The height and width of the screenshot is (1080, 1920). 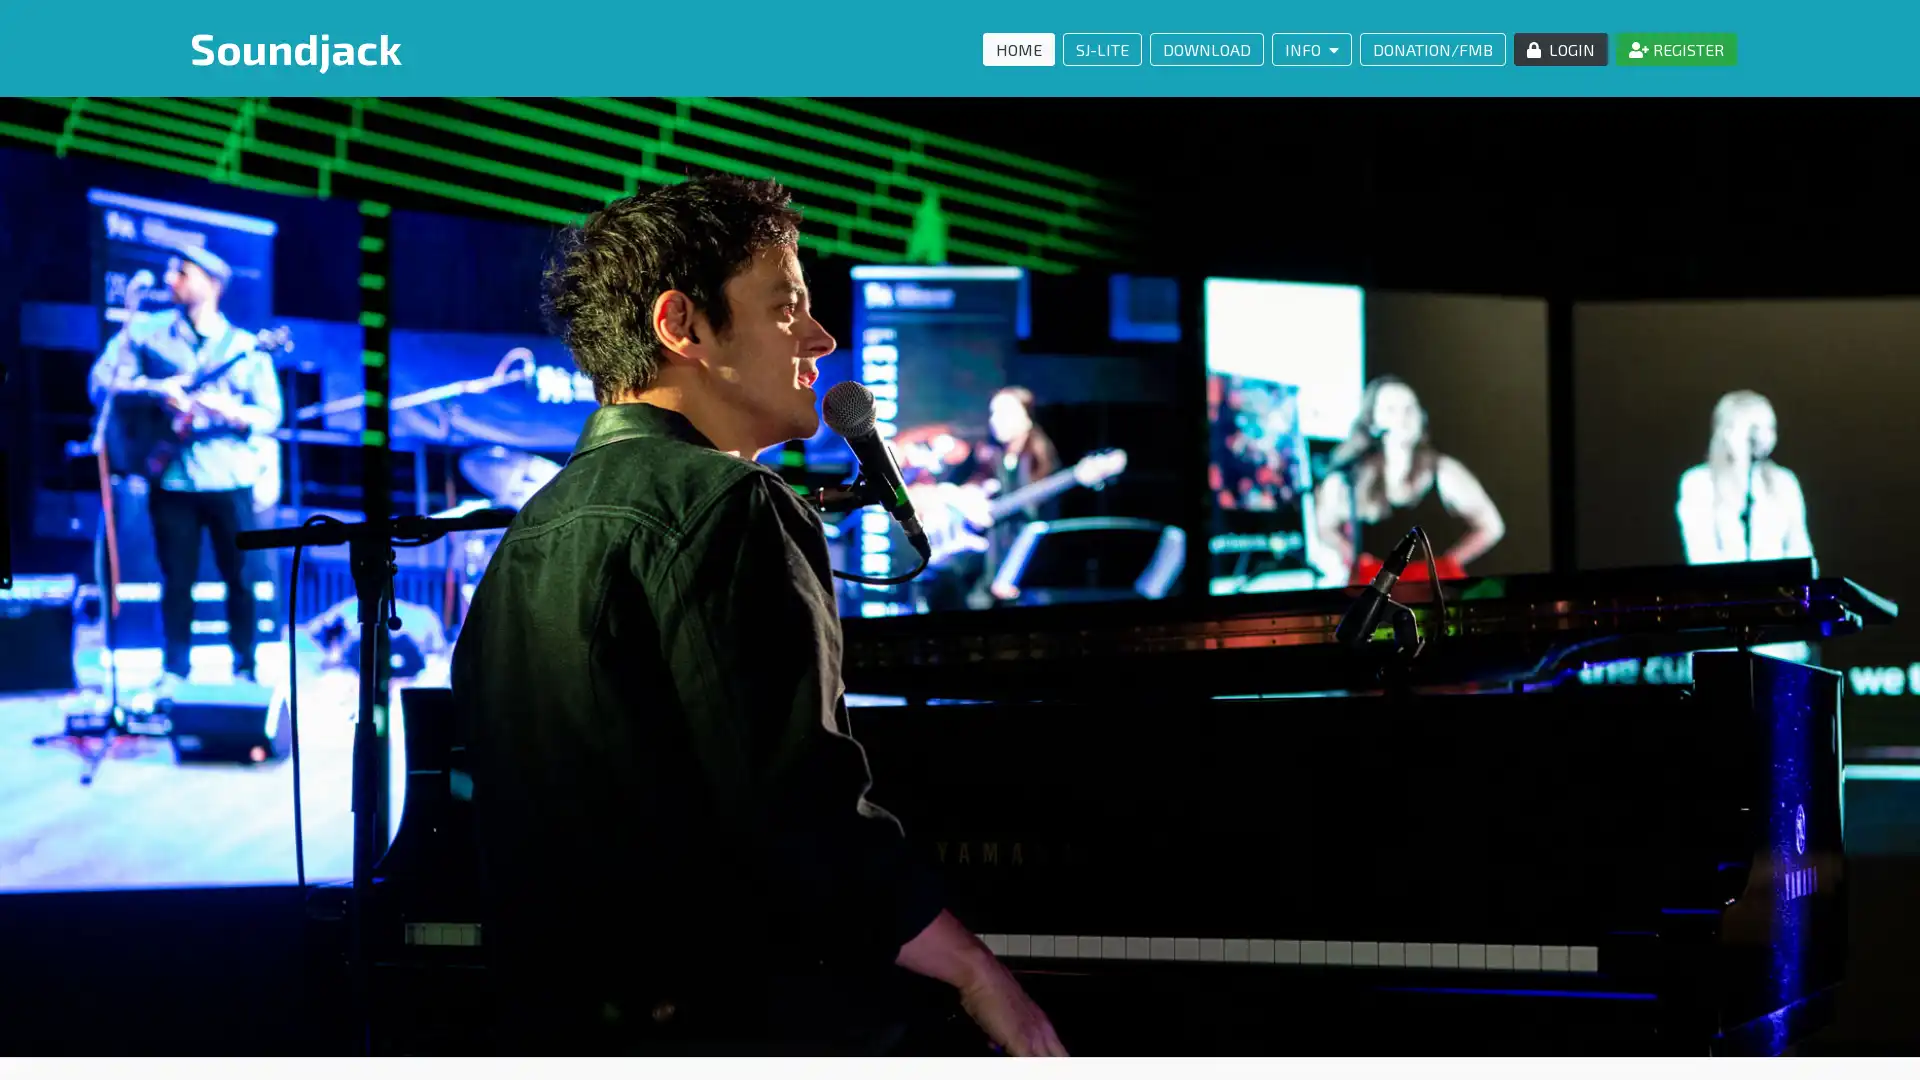 What do you see at coordinates (30, 575) in the screenshot?
I see `previous arrow` at bounding box center [30, 575].